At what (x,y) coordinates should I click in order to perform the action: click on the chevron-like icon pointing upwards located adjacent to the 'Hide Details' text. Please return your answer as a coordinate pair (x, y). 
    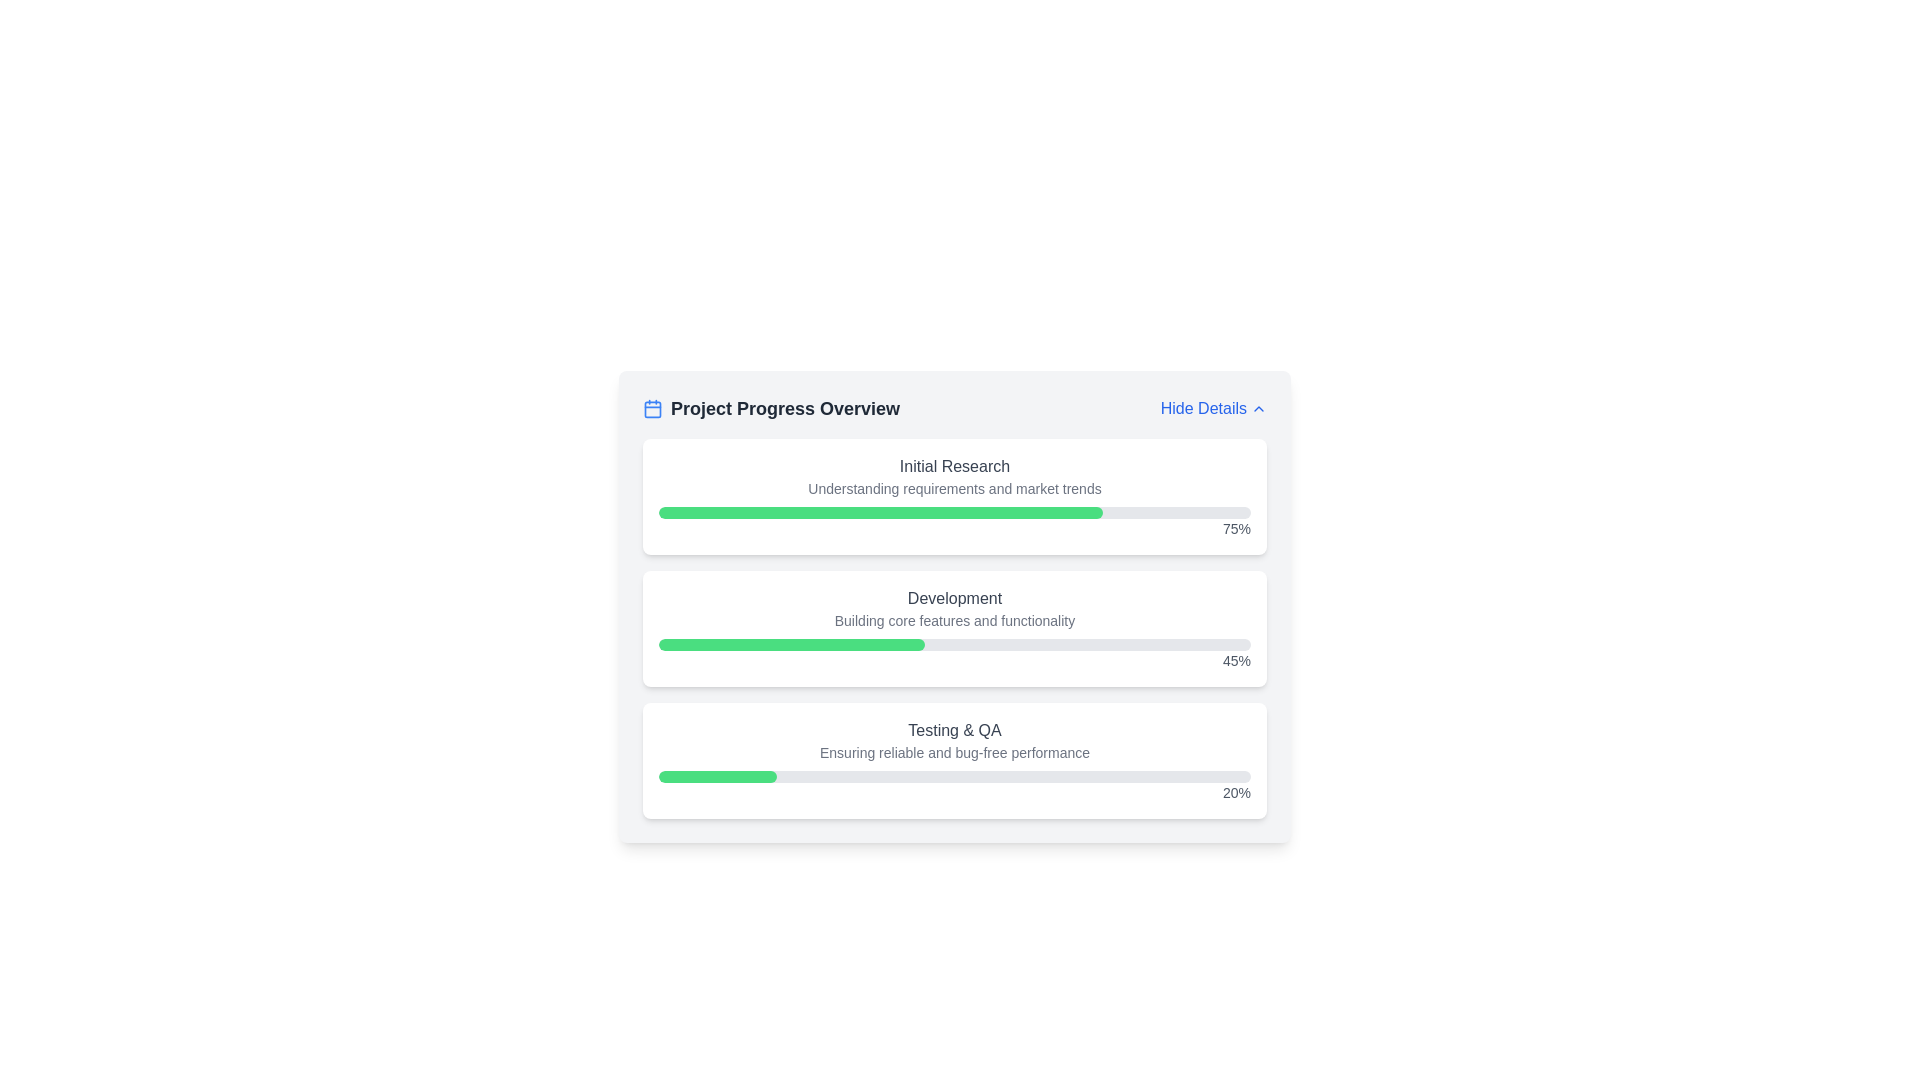
    Looking at the image, I should click on (1257, 407).